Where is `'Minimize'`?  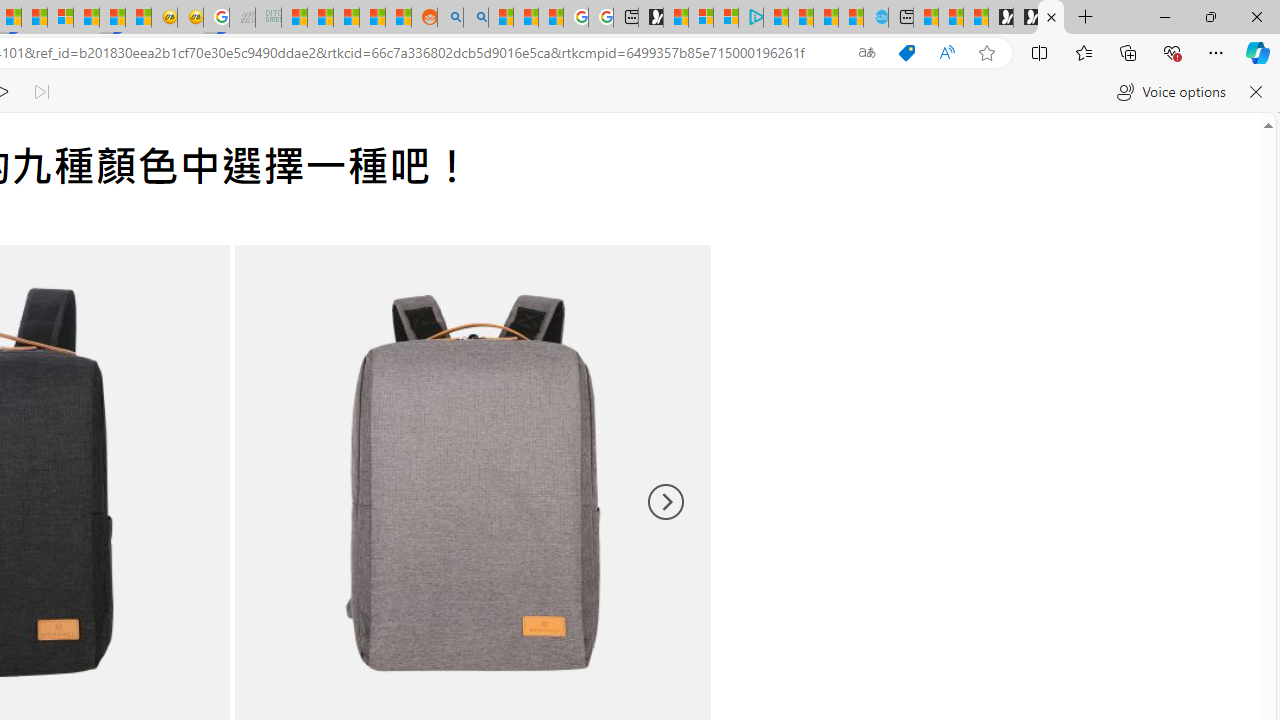
'Minimize' is located at coordinates (1164, 16).